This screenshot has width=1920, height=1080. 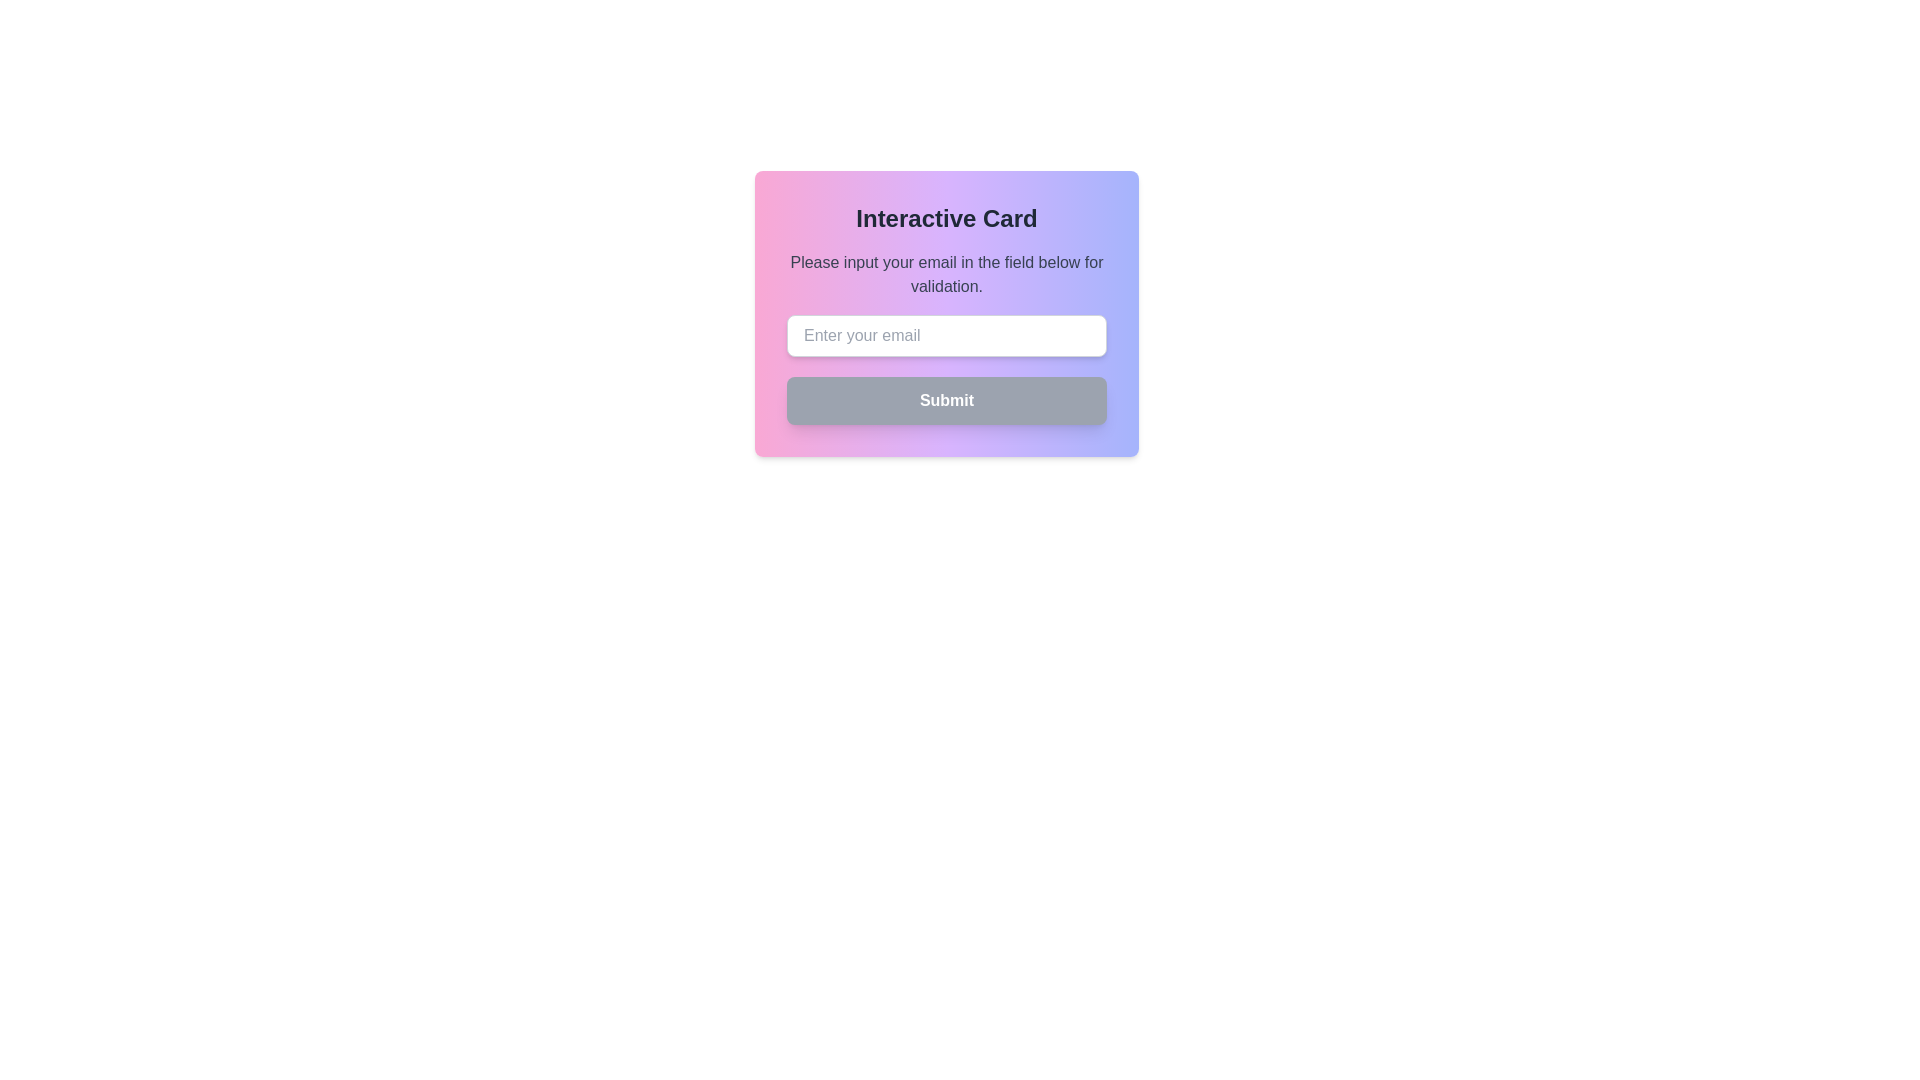 I want to click on the 'Submit' button, which is a rectangular button with rounded corners, gray background, and white bold text, positioned below the input field for email validation, so click(x=945, y=401).